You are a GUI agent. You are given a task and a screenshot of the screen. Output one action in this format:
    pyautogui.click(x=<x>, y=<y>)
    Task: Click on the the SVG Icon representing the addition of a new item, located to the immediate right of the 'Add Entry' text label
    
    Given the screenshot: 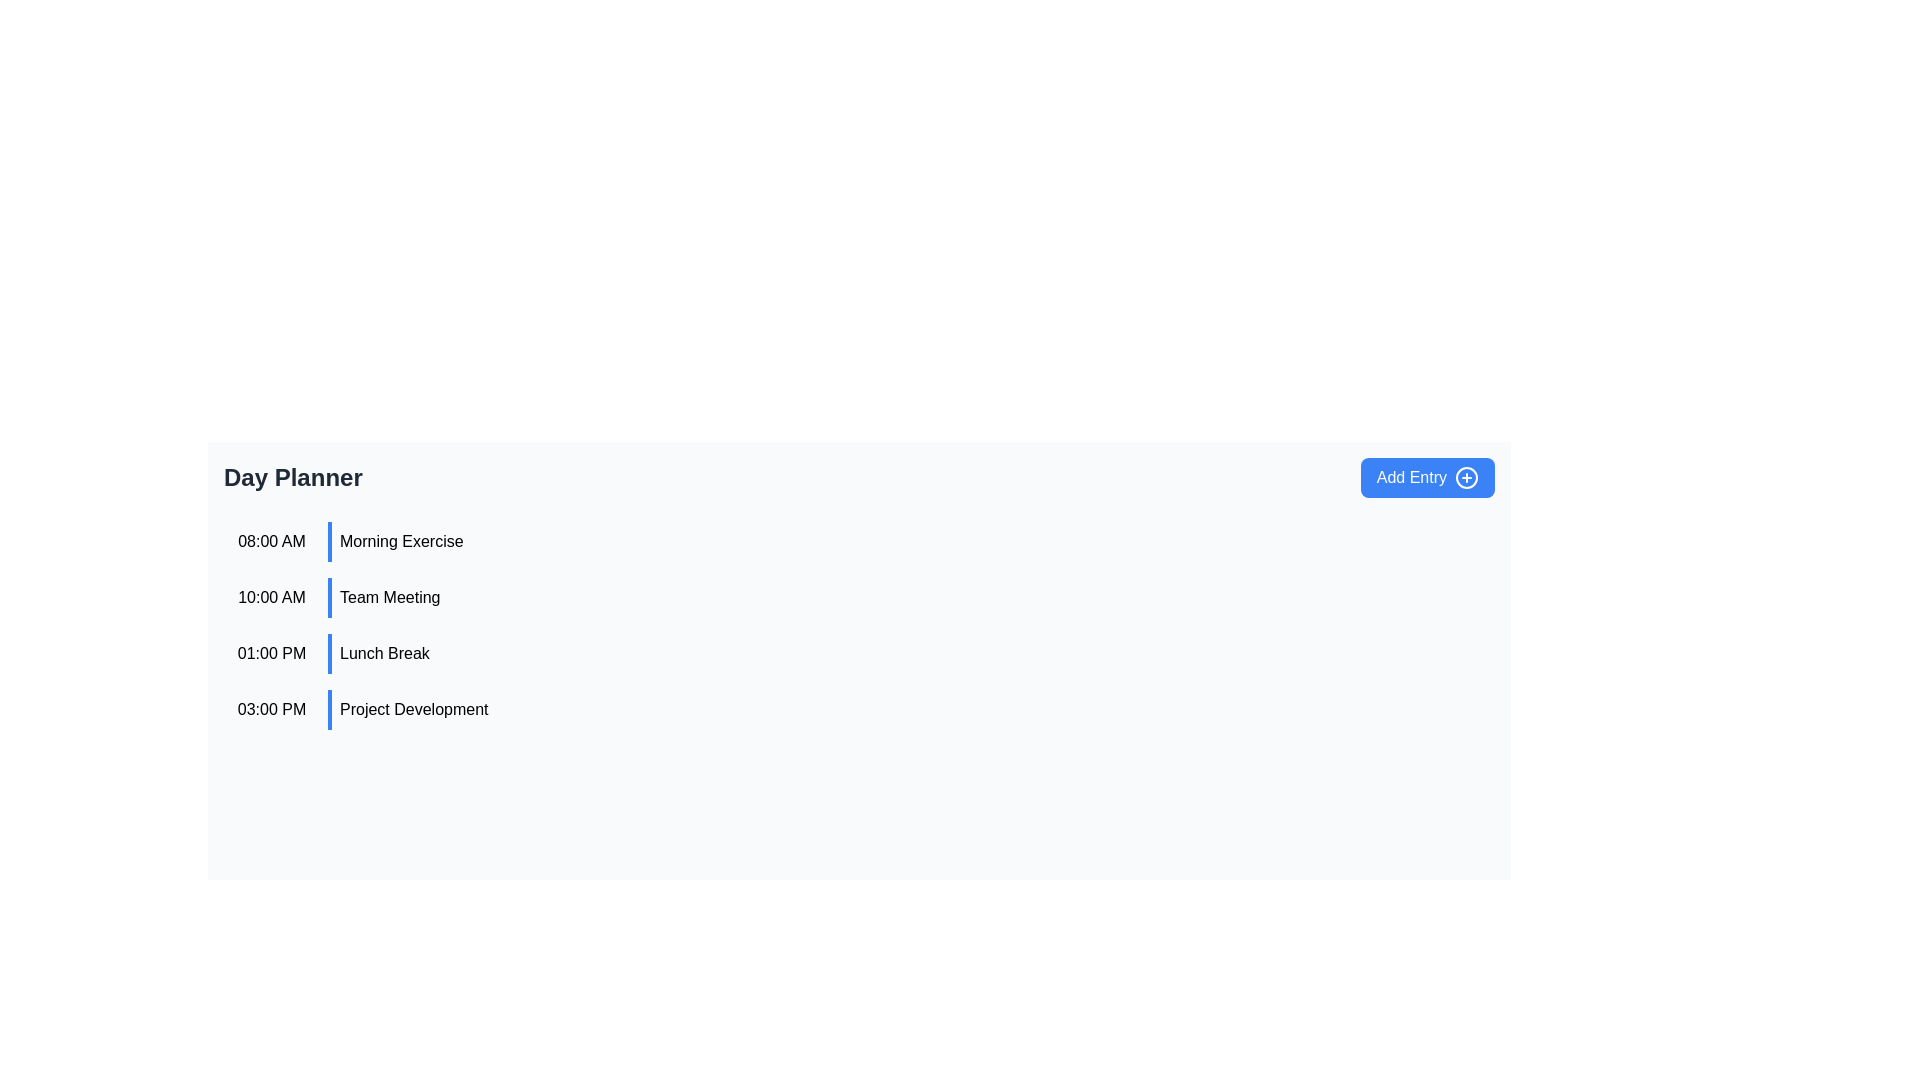 What is the action you would take?
    pyautogui.click(x=1467, y=478)
    